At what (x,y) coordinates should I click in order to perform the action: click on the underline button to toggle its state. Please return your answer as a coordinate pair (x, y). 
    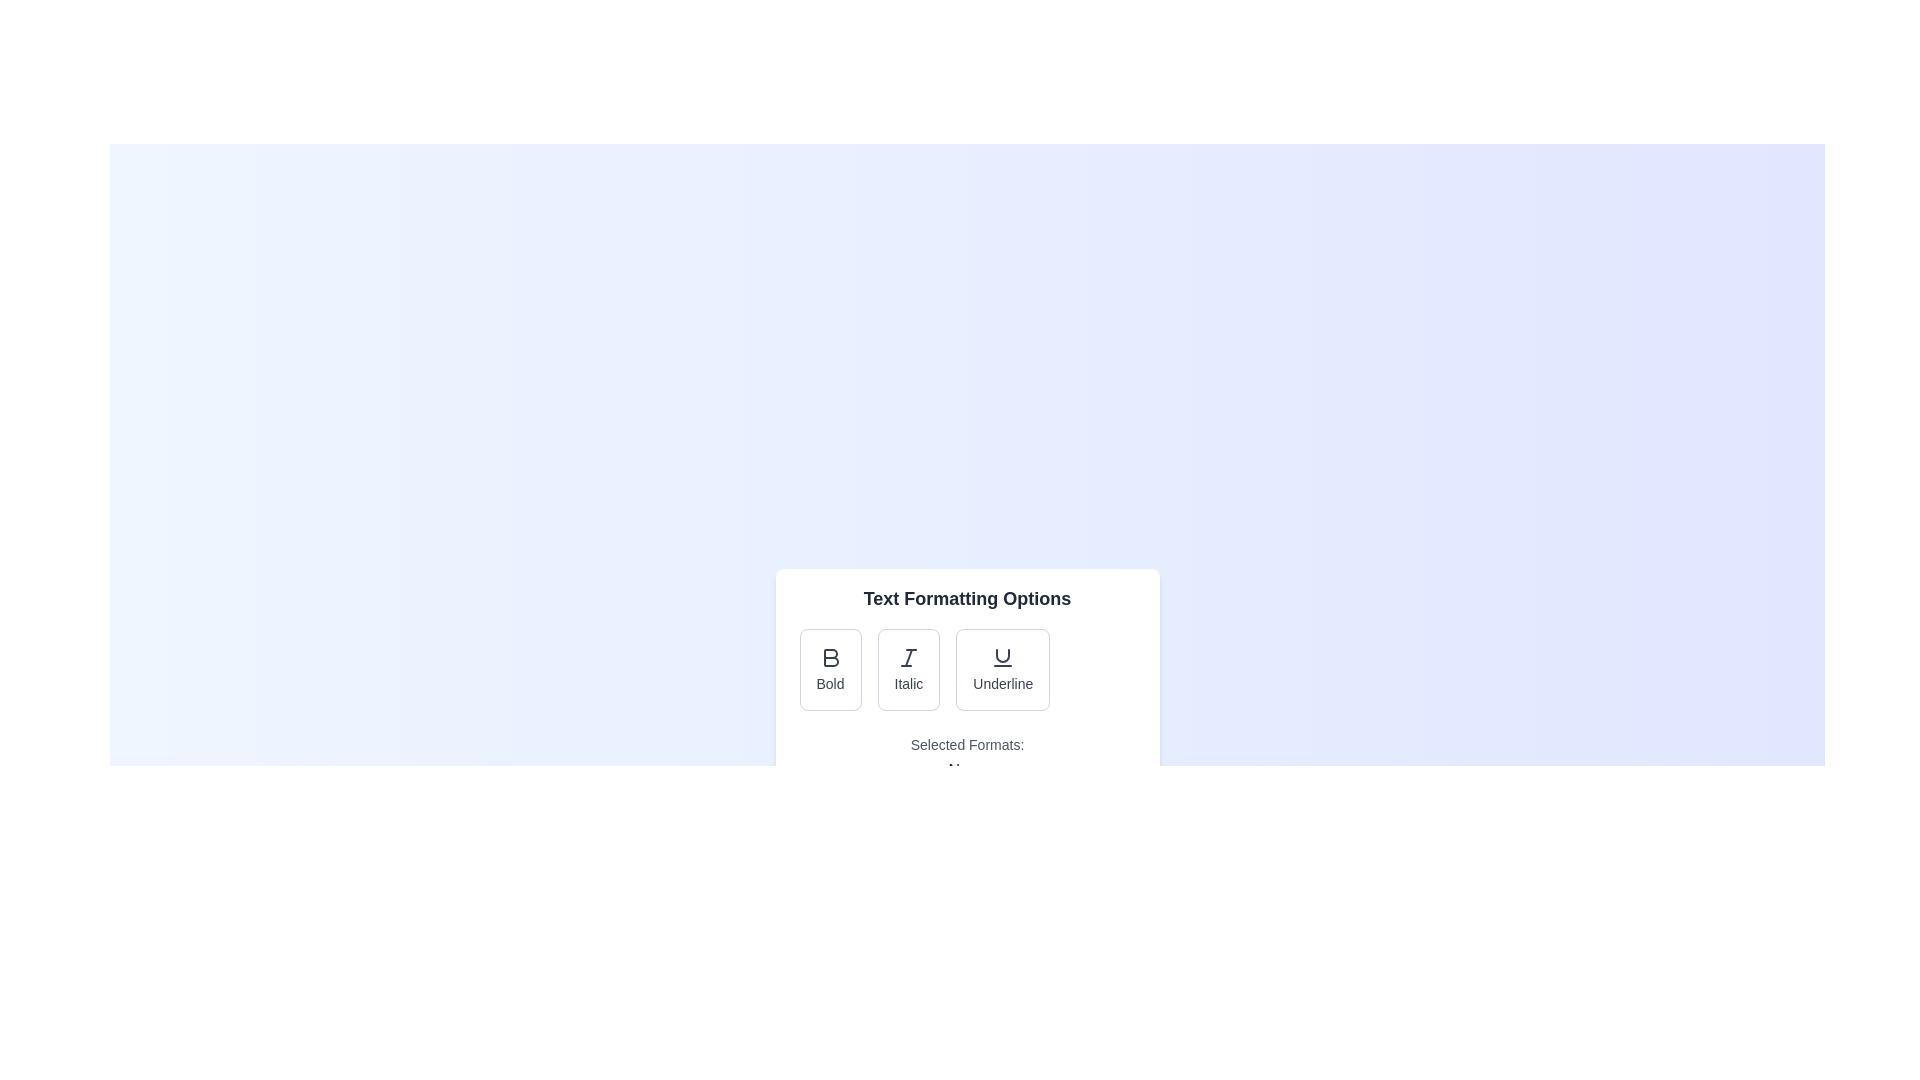
    Looking at the image, I should click on (1003, 670).